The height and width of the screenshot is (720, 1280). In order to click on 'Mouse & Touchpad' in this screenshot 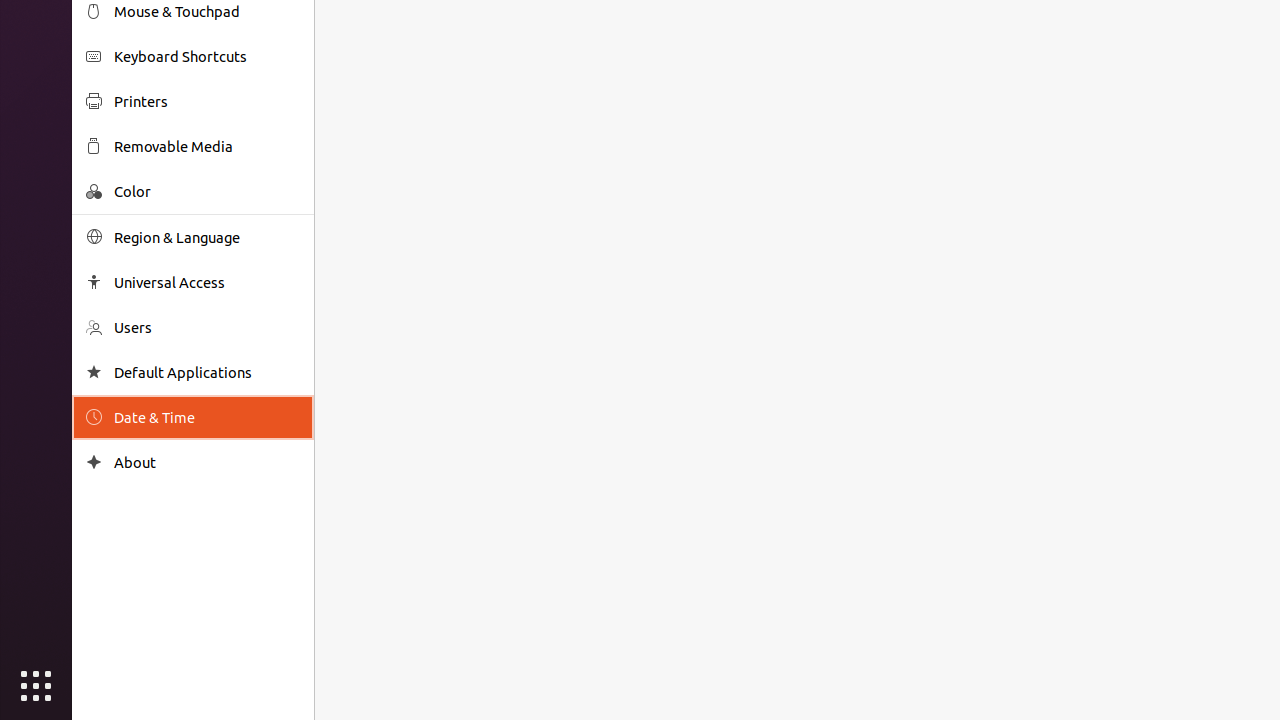, I will do `click(206, 11)`.